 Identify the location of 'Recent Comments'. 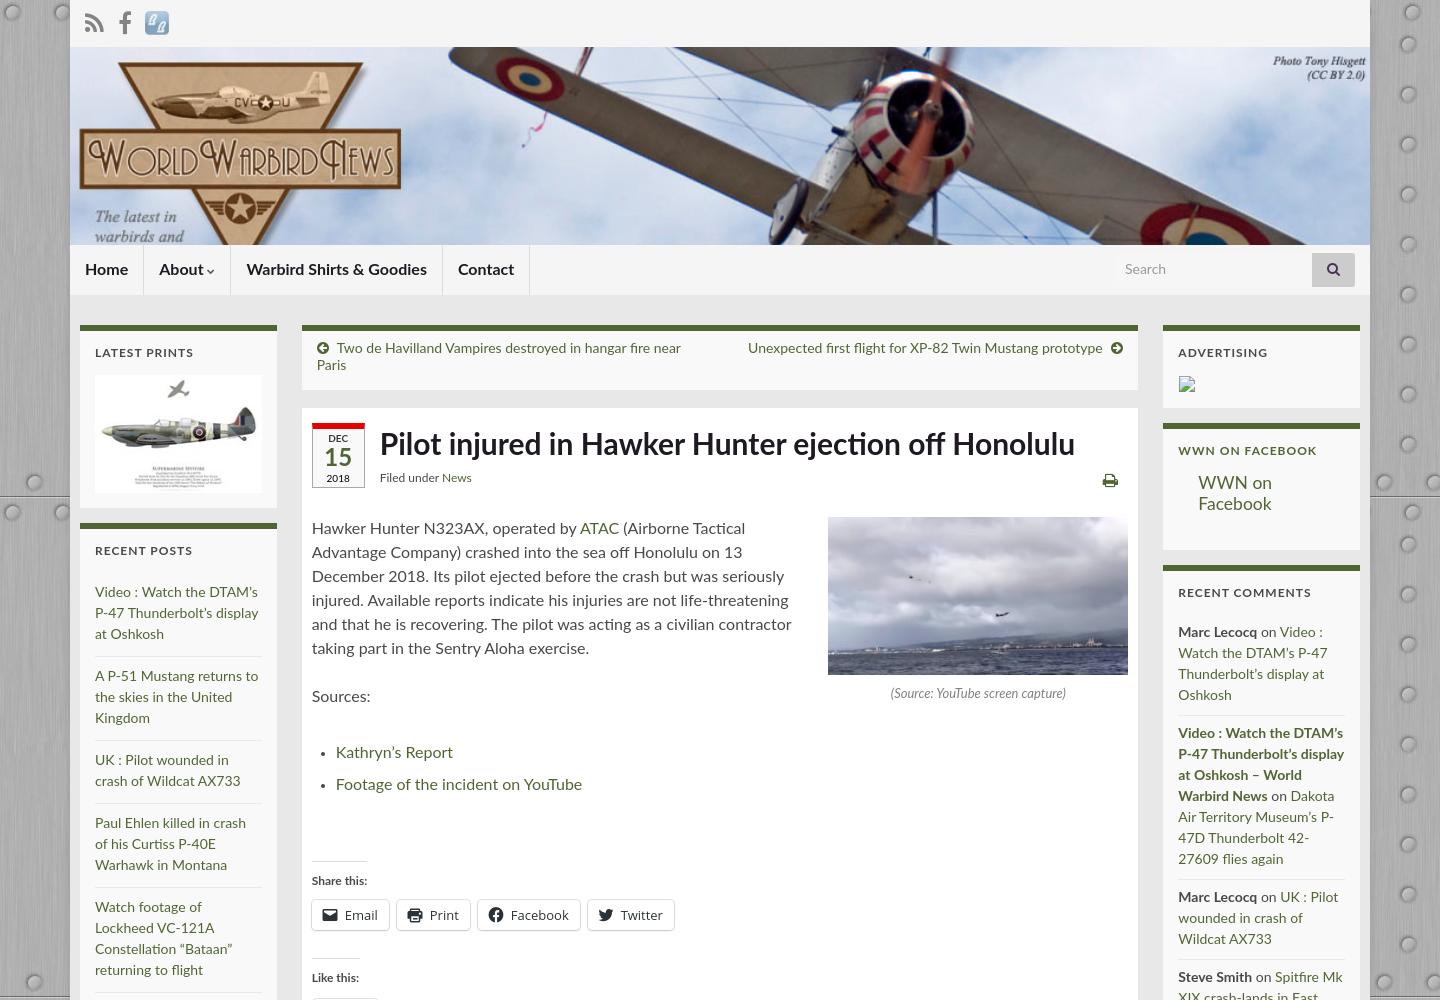
(1243, 591).